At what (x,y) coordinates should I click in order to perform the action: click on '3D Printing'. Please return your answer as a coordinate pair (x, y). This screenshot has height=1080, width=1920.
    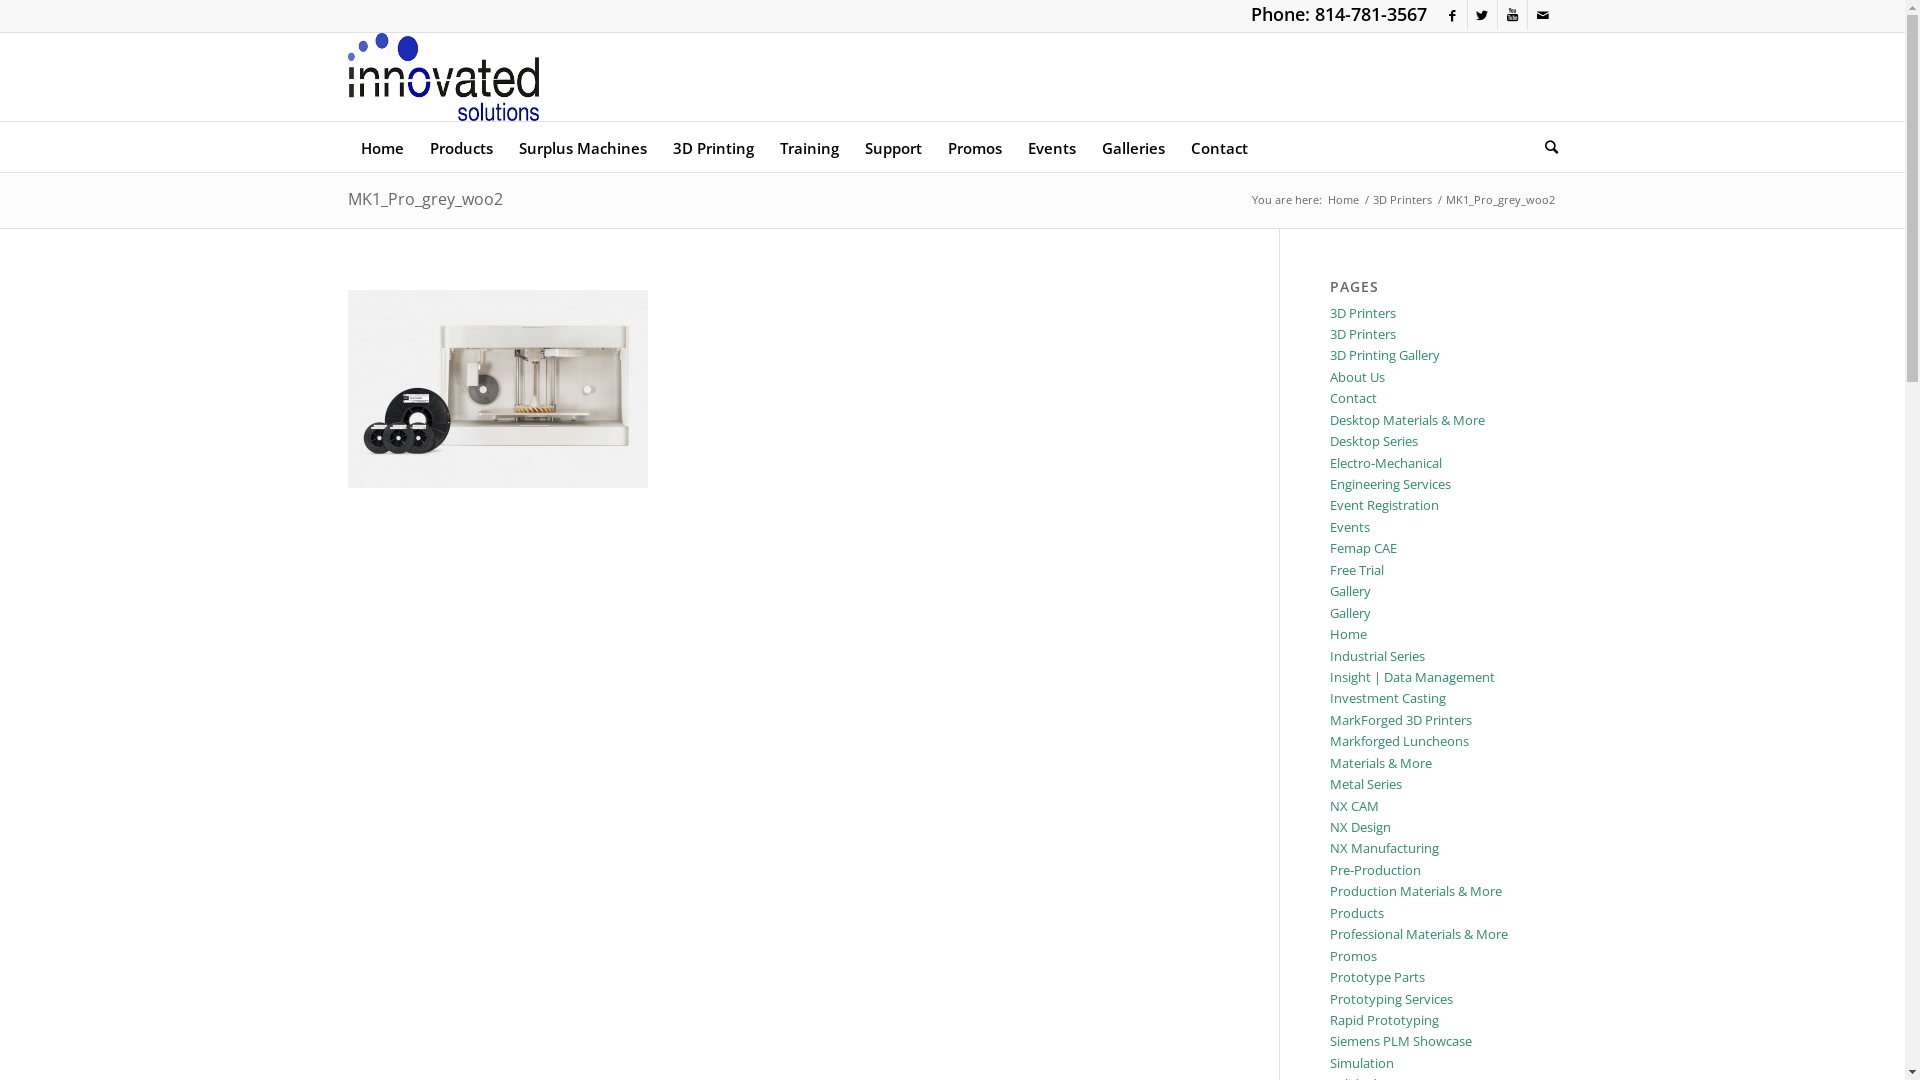
    Looking at the image, I should click on (713, 145).